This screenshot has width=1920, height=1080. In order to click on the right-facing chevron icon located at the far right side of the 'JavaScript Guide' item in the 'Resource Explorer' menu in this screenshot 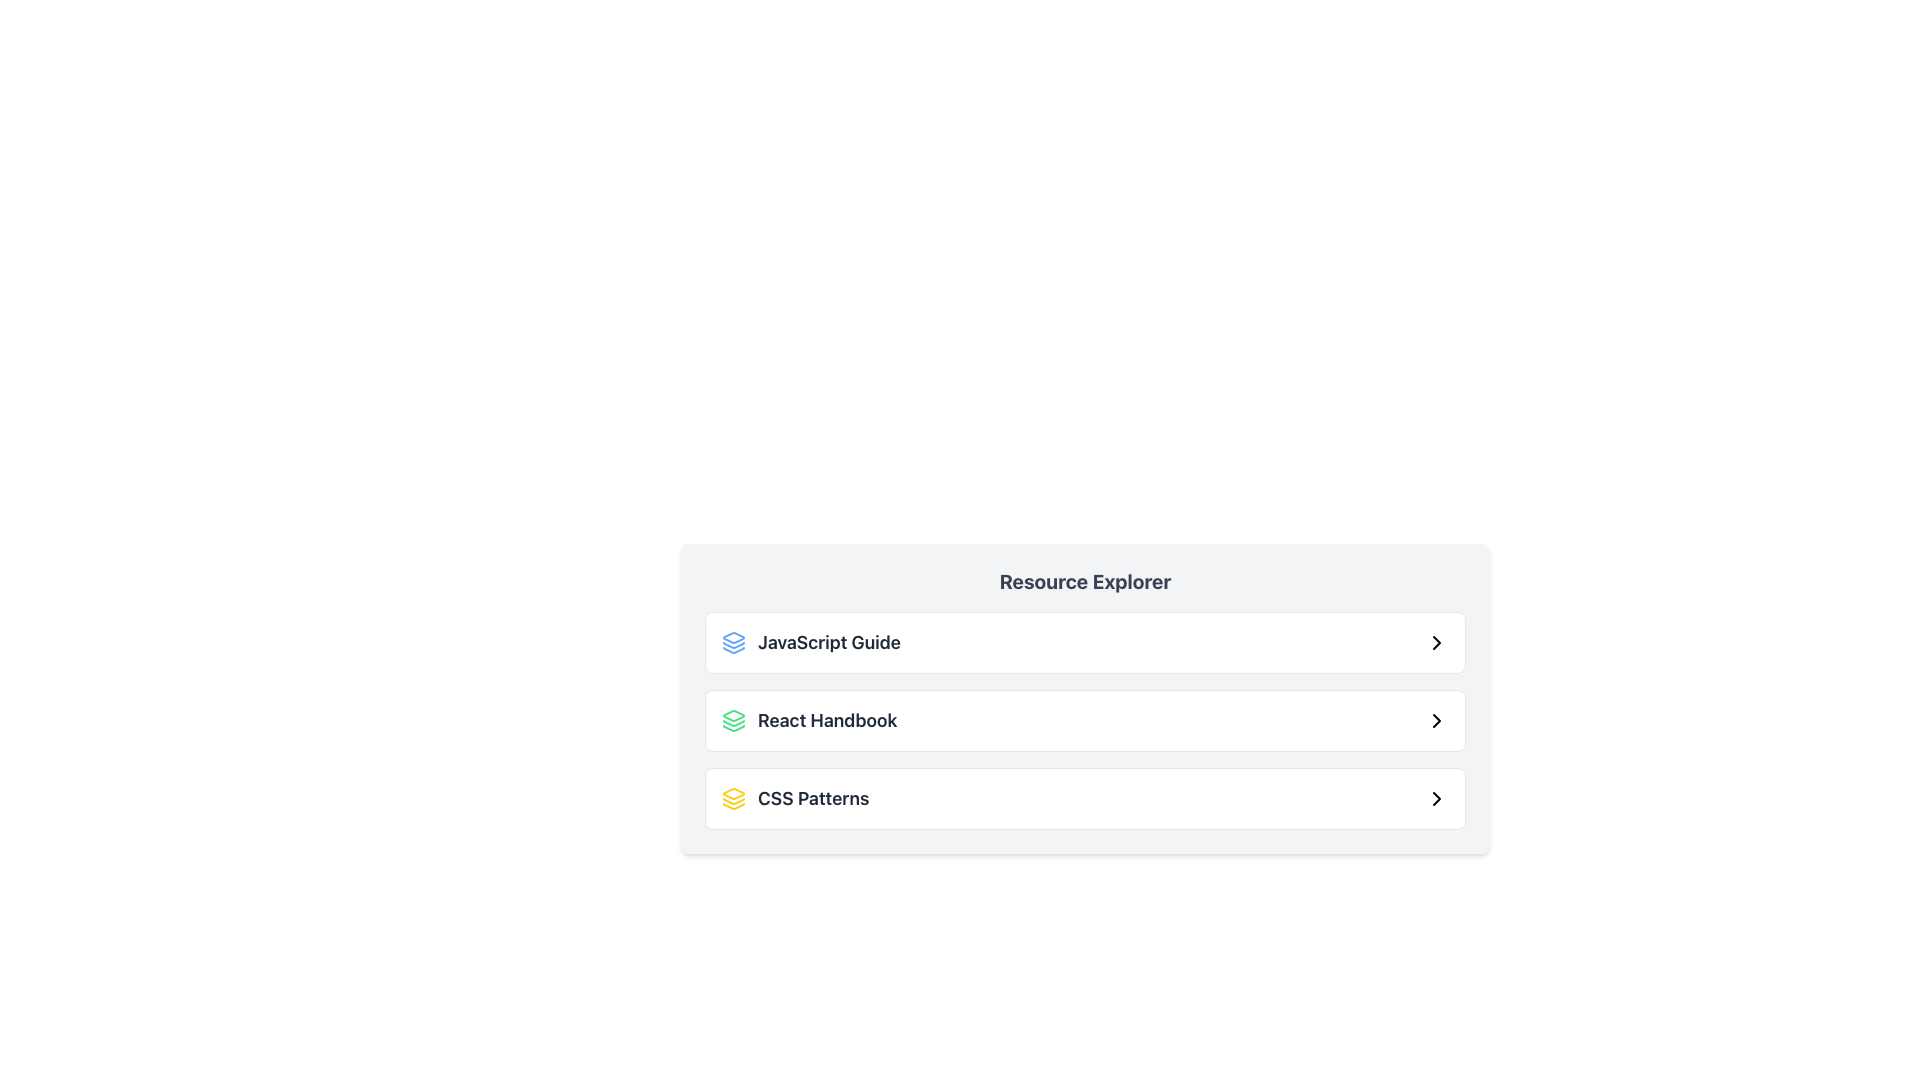, I will do `click(1435, 643)`.